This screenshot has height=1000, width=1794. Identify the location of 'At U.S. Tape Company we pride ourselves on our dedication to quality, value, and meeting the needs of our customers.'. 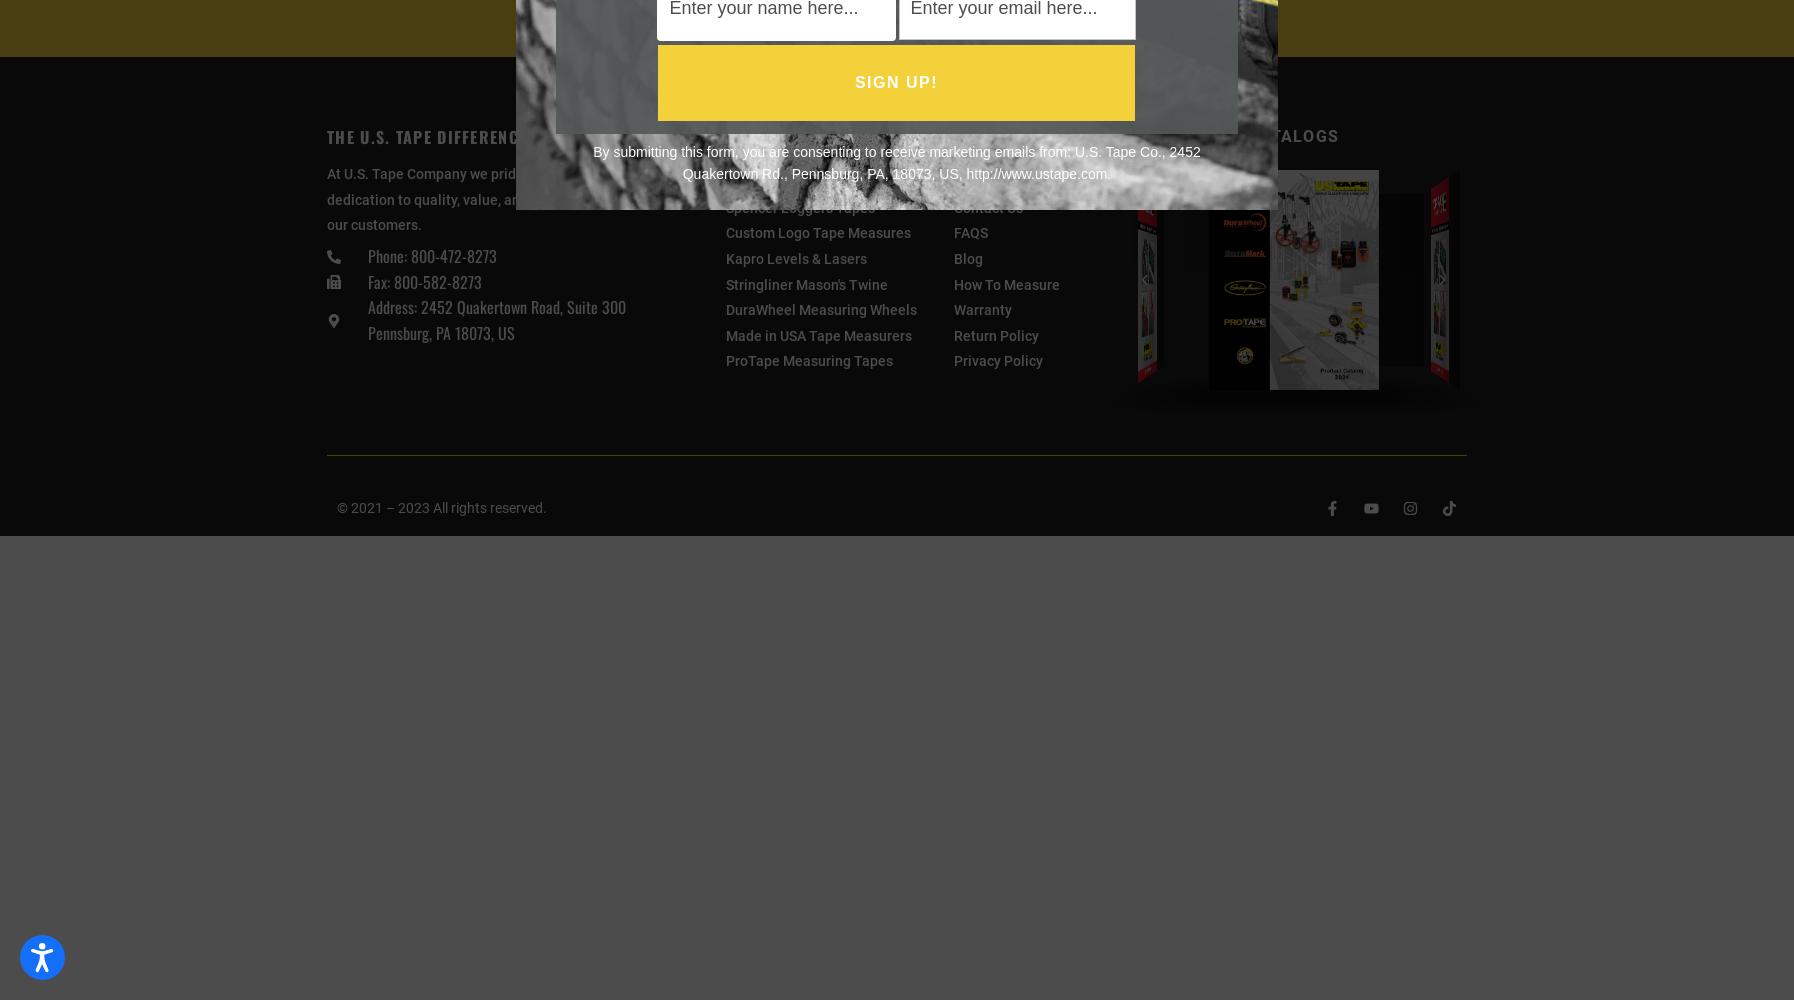
(496, 198).